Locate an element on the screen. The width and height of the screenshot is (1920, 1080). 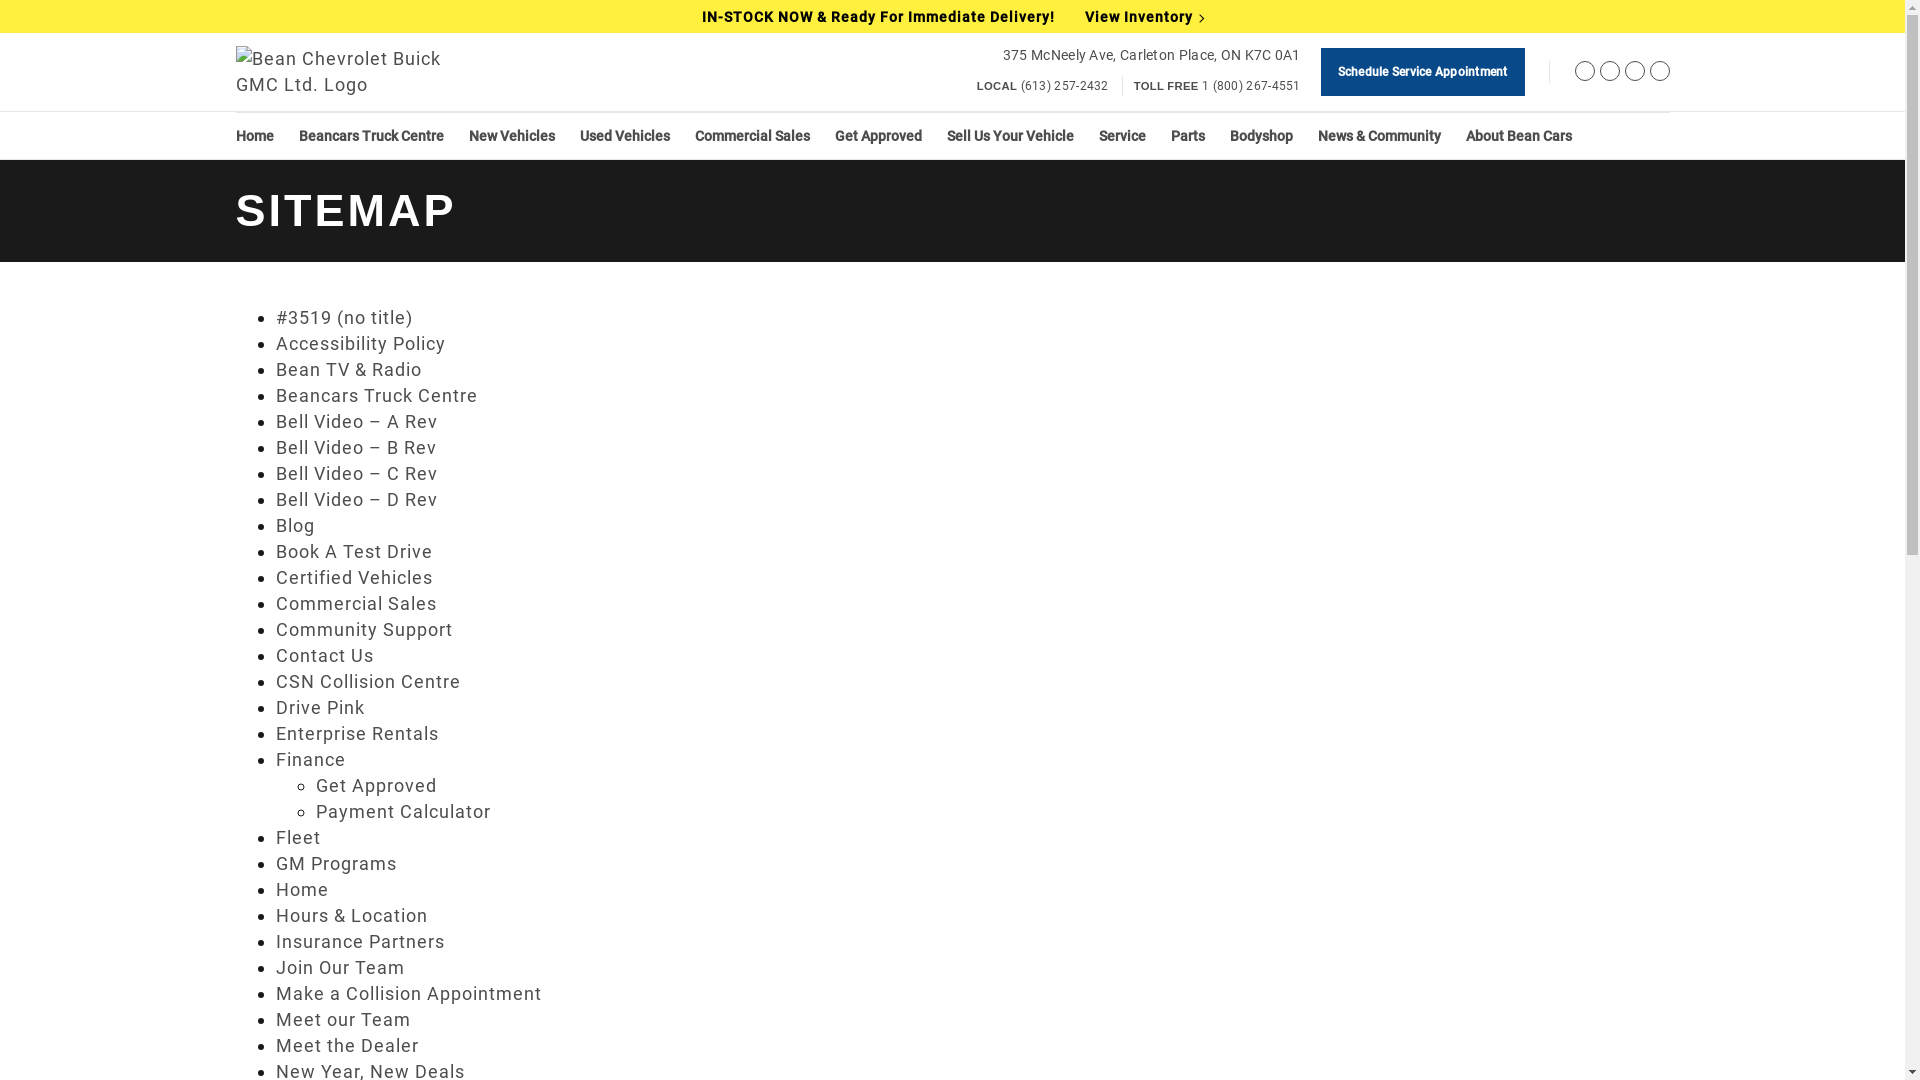
'https://www.instagram.com/beanchevbuickgmc/' is located at coordinates (1633, 73).